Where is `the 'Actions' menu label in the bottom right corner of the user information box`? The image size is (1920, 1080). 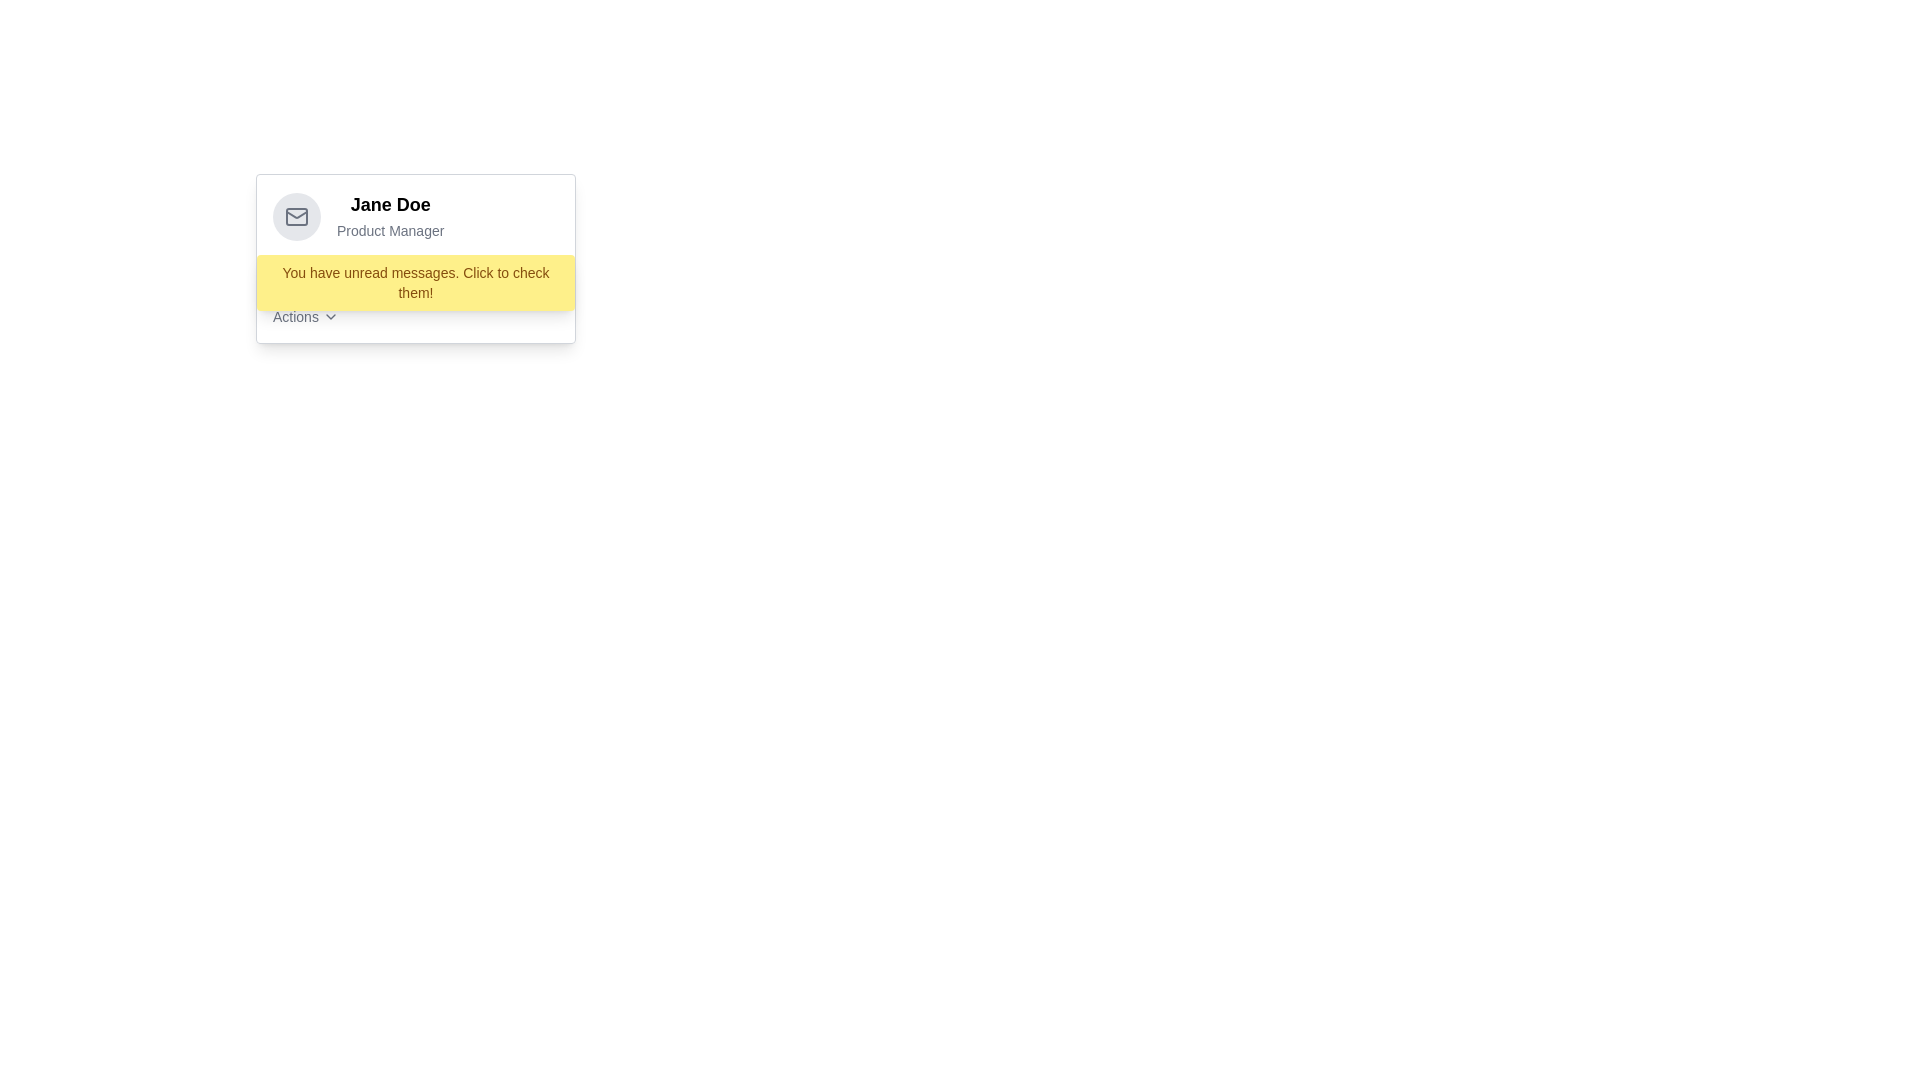 the 'Actions' menu label in the bottom right corner of the user information box is located at coordinates (415, 315).